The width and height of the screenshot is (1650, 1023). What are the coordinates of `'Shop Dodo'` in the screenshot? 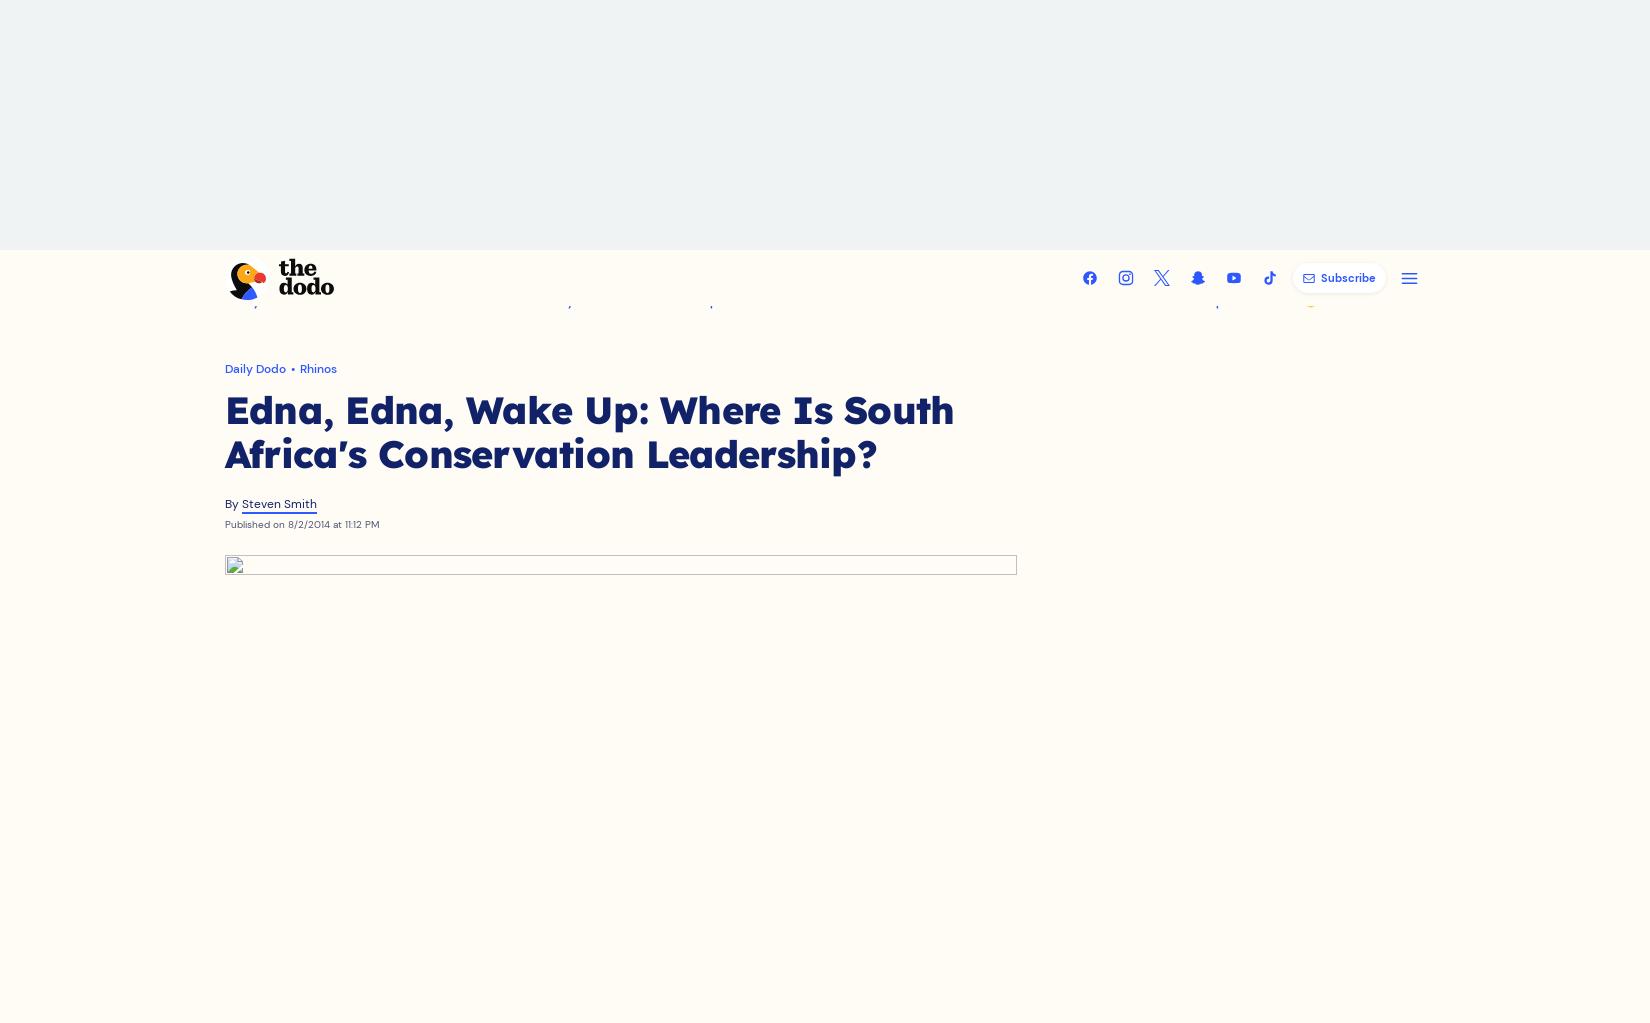 It's located at (718, 322).